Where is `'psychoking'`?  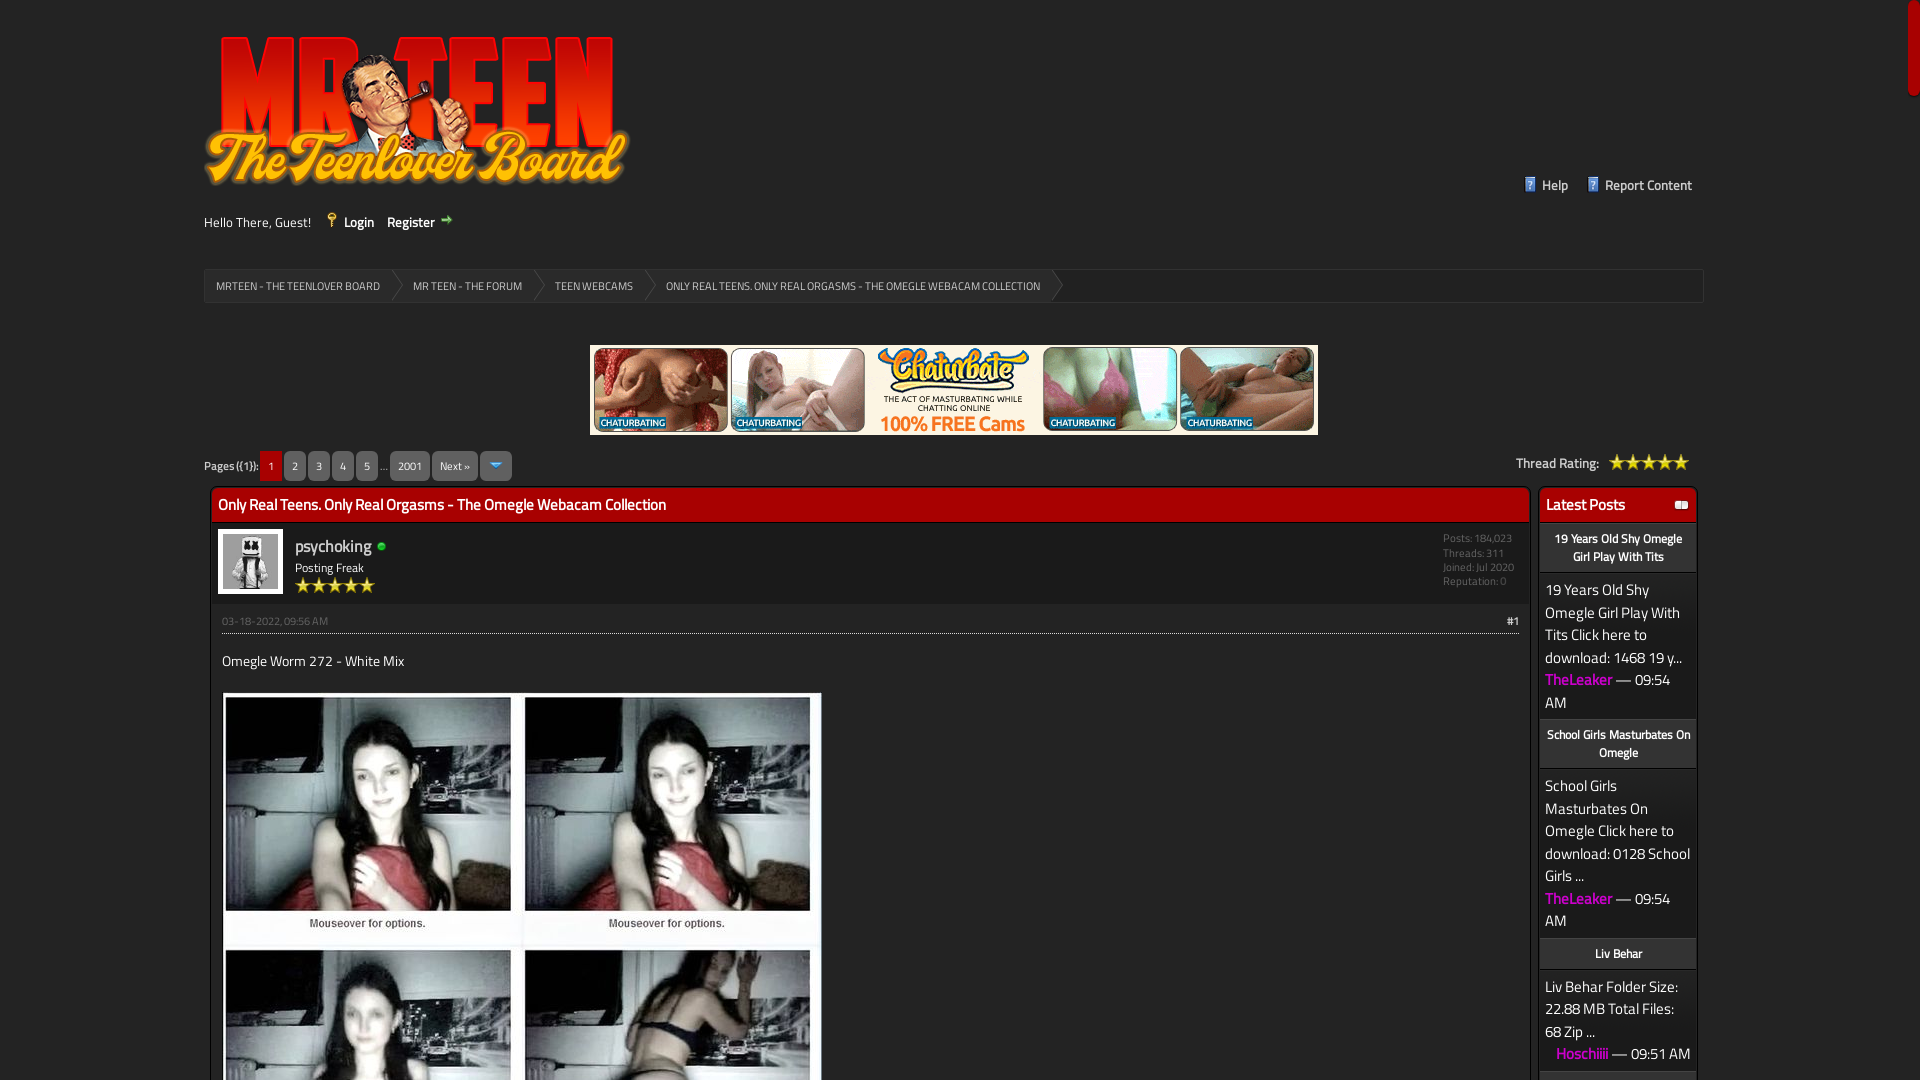 'psychoking' is located at coordinates (293, 546).